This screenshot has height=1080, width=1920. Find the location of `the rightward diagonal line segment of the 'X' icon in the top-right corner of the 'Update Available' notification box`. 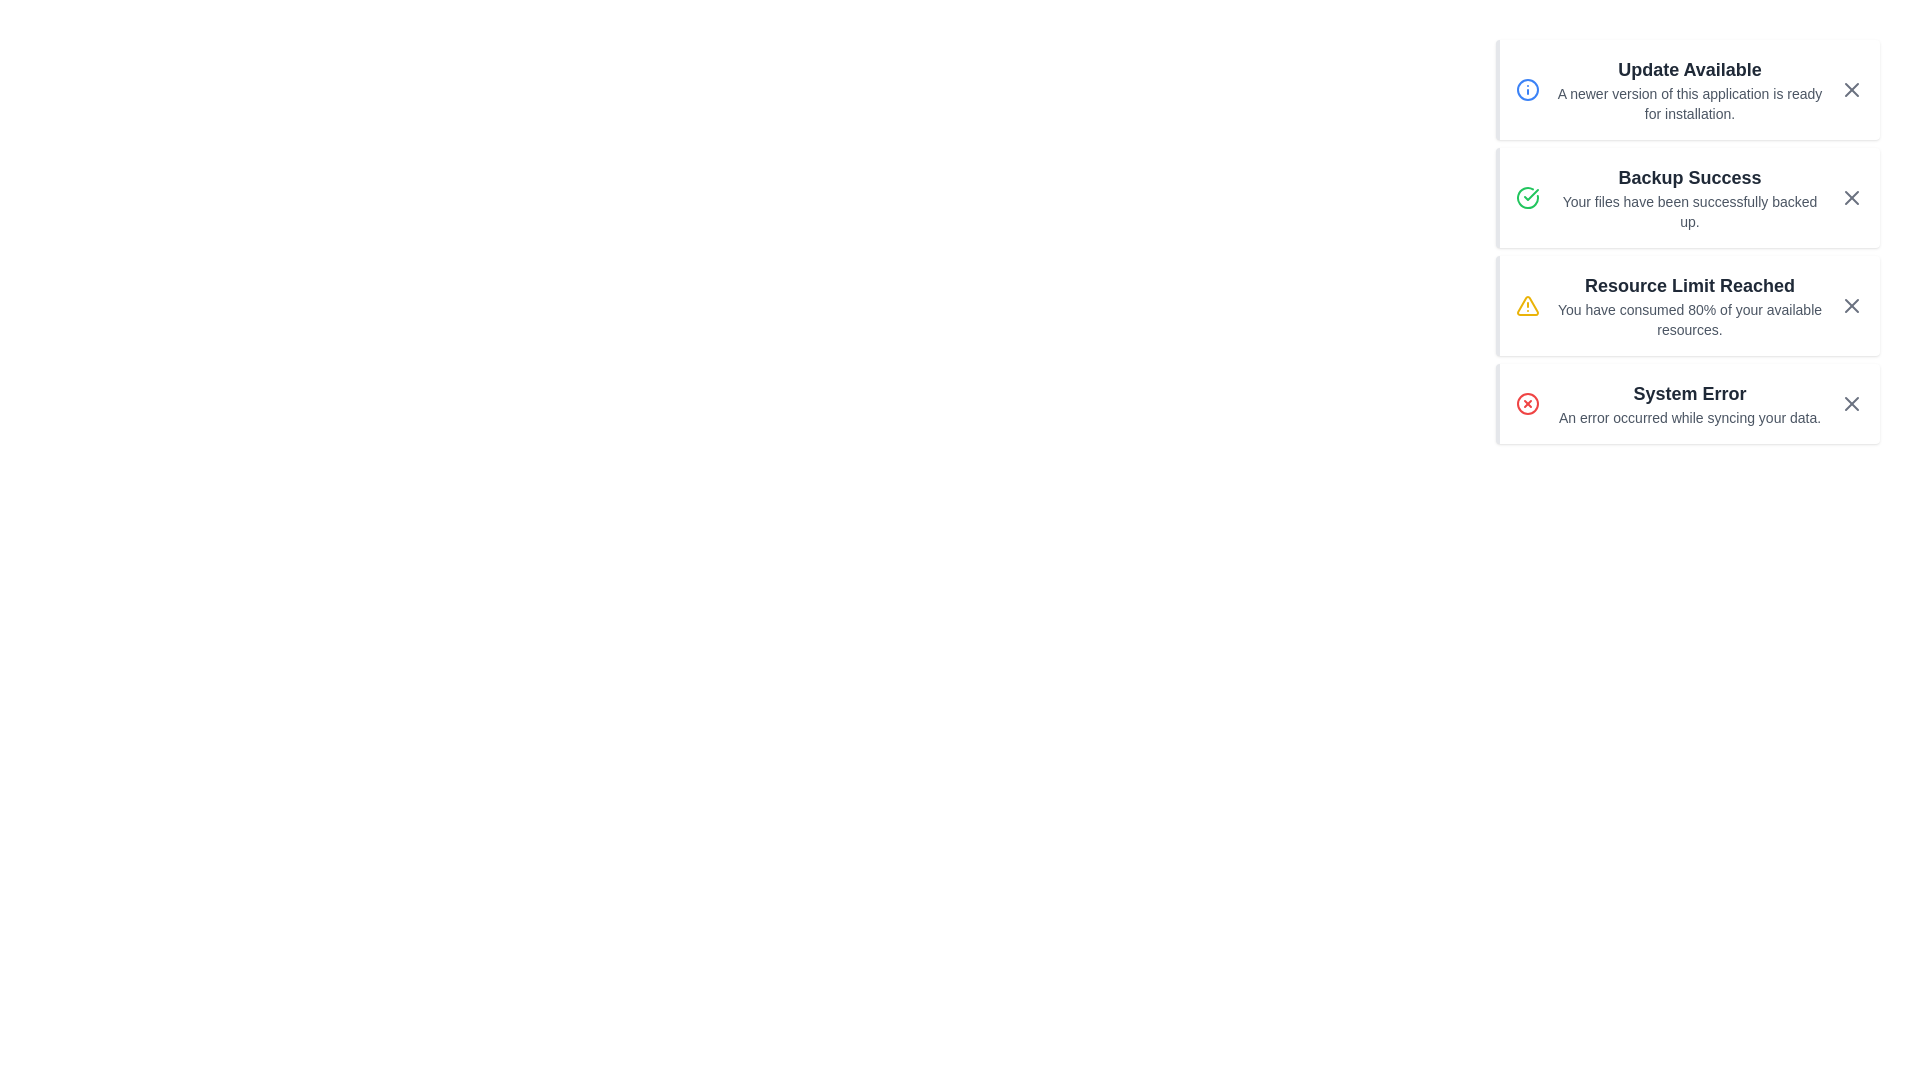

the rightward diagonal line segment of the 'X' icon in the top-right corner of the 'Update Available' notification box is located at coordinates (1851, 88).